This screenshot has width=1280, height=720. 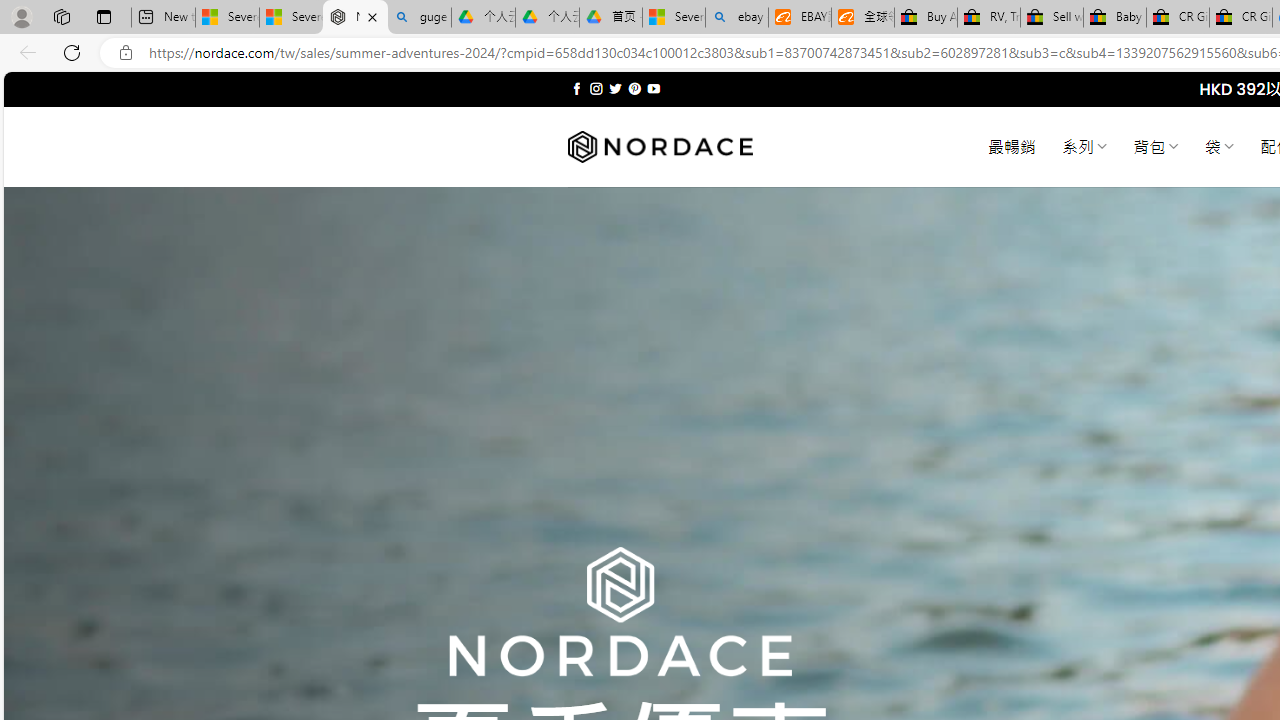 I want to click on 'Follow on Twitter', so click(x=614, y=88).